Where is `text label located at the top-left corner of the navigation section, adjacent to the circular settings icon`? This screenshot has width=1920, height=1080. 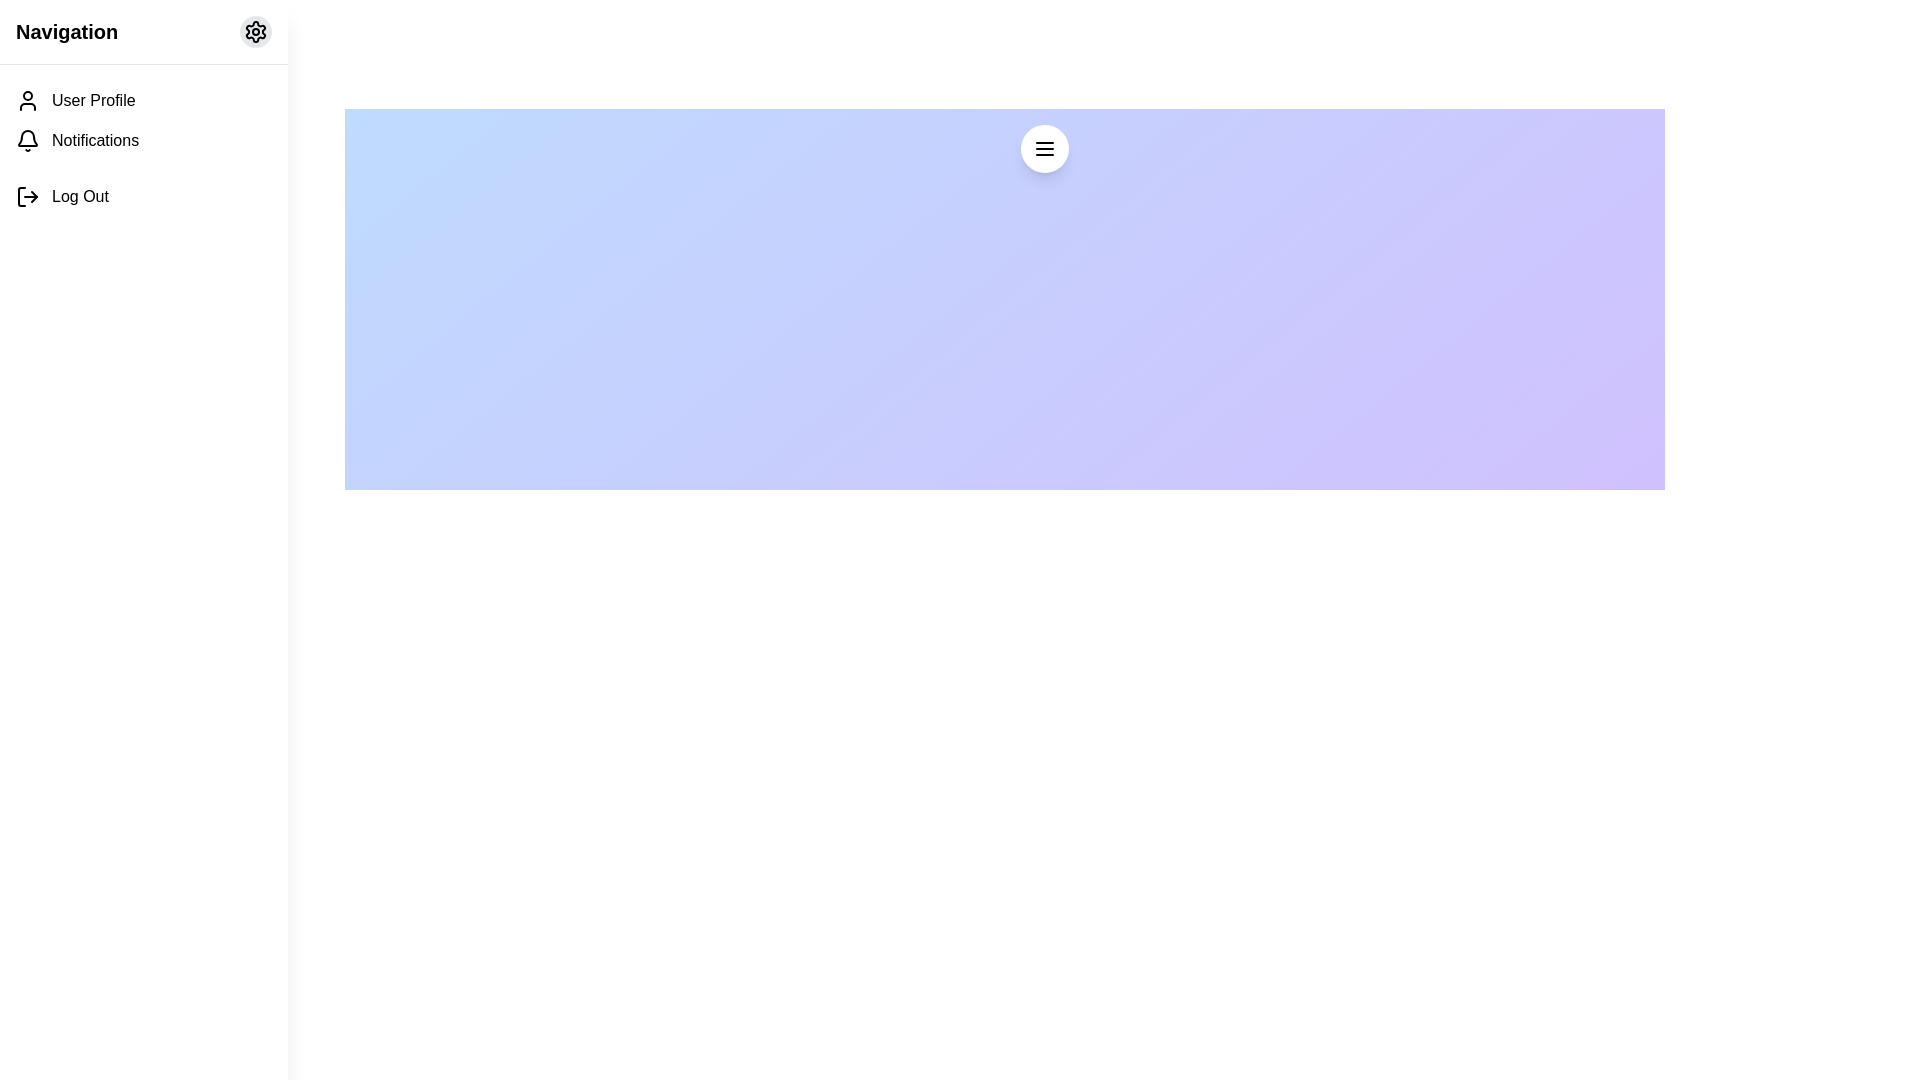 text label located at the top-left corner of the navigation section, adjacent to the circular settings icon is located at coordinates (67, 31).